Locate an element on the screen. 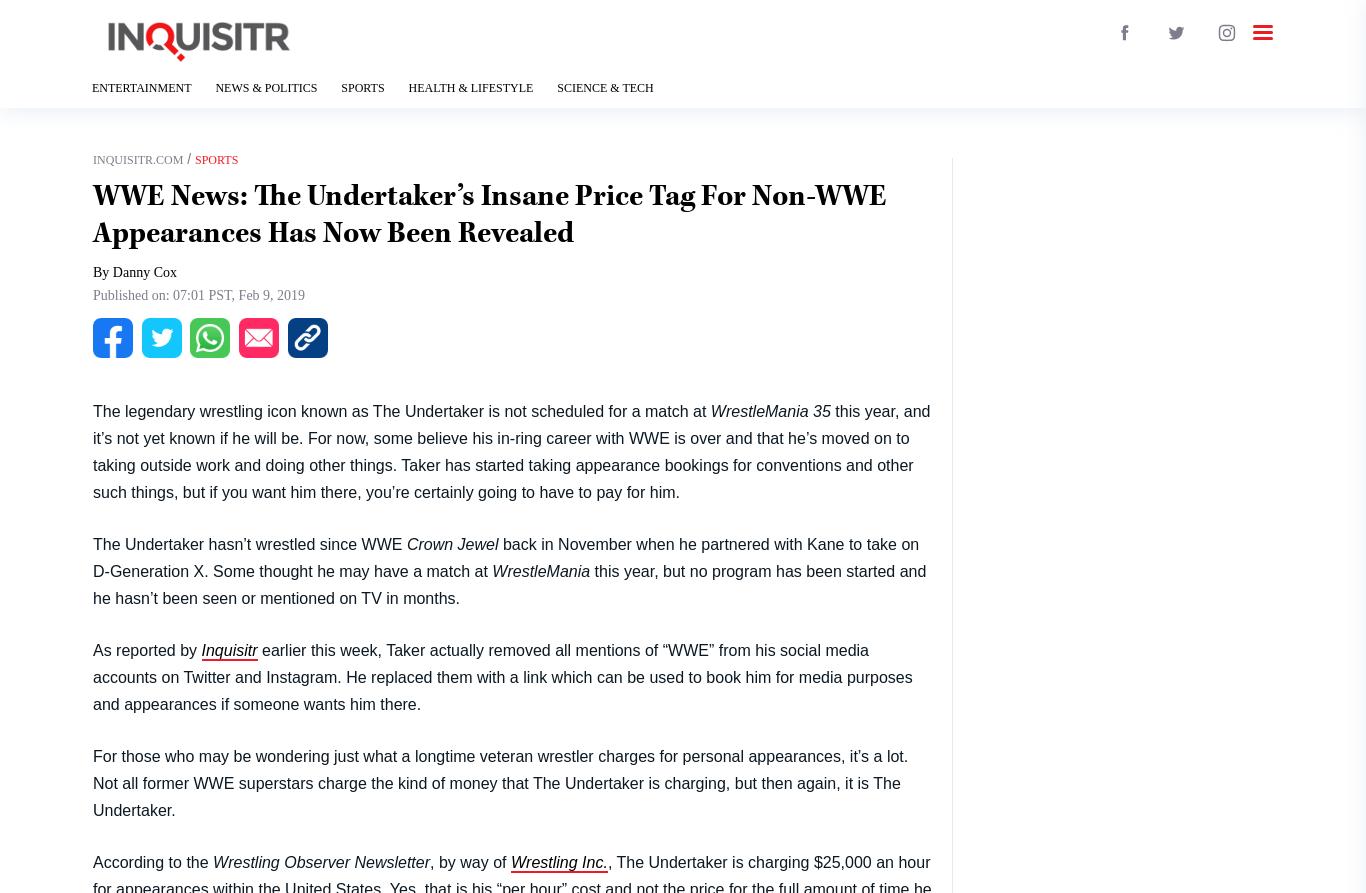 The image size is (1366, 893). 'WrestleMania' is located at coordinates (540, 569).